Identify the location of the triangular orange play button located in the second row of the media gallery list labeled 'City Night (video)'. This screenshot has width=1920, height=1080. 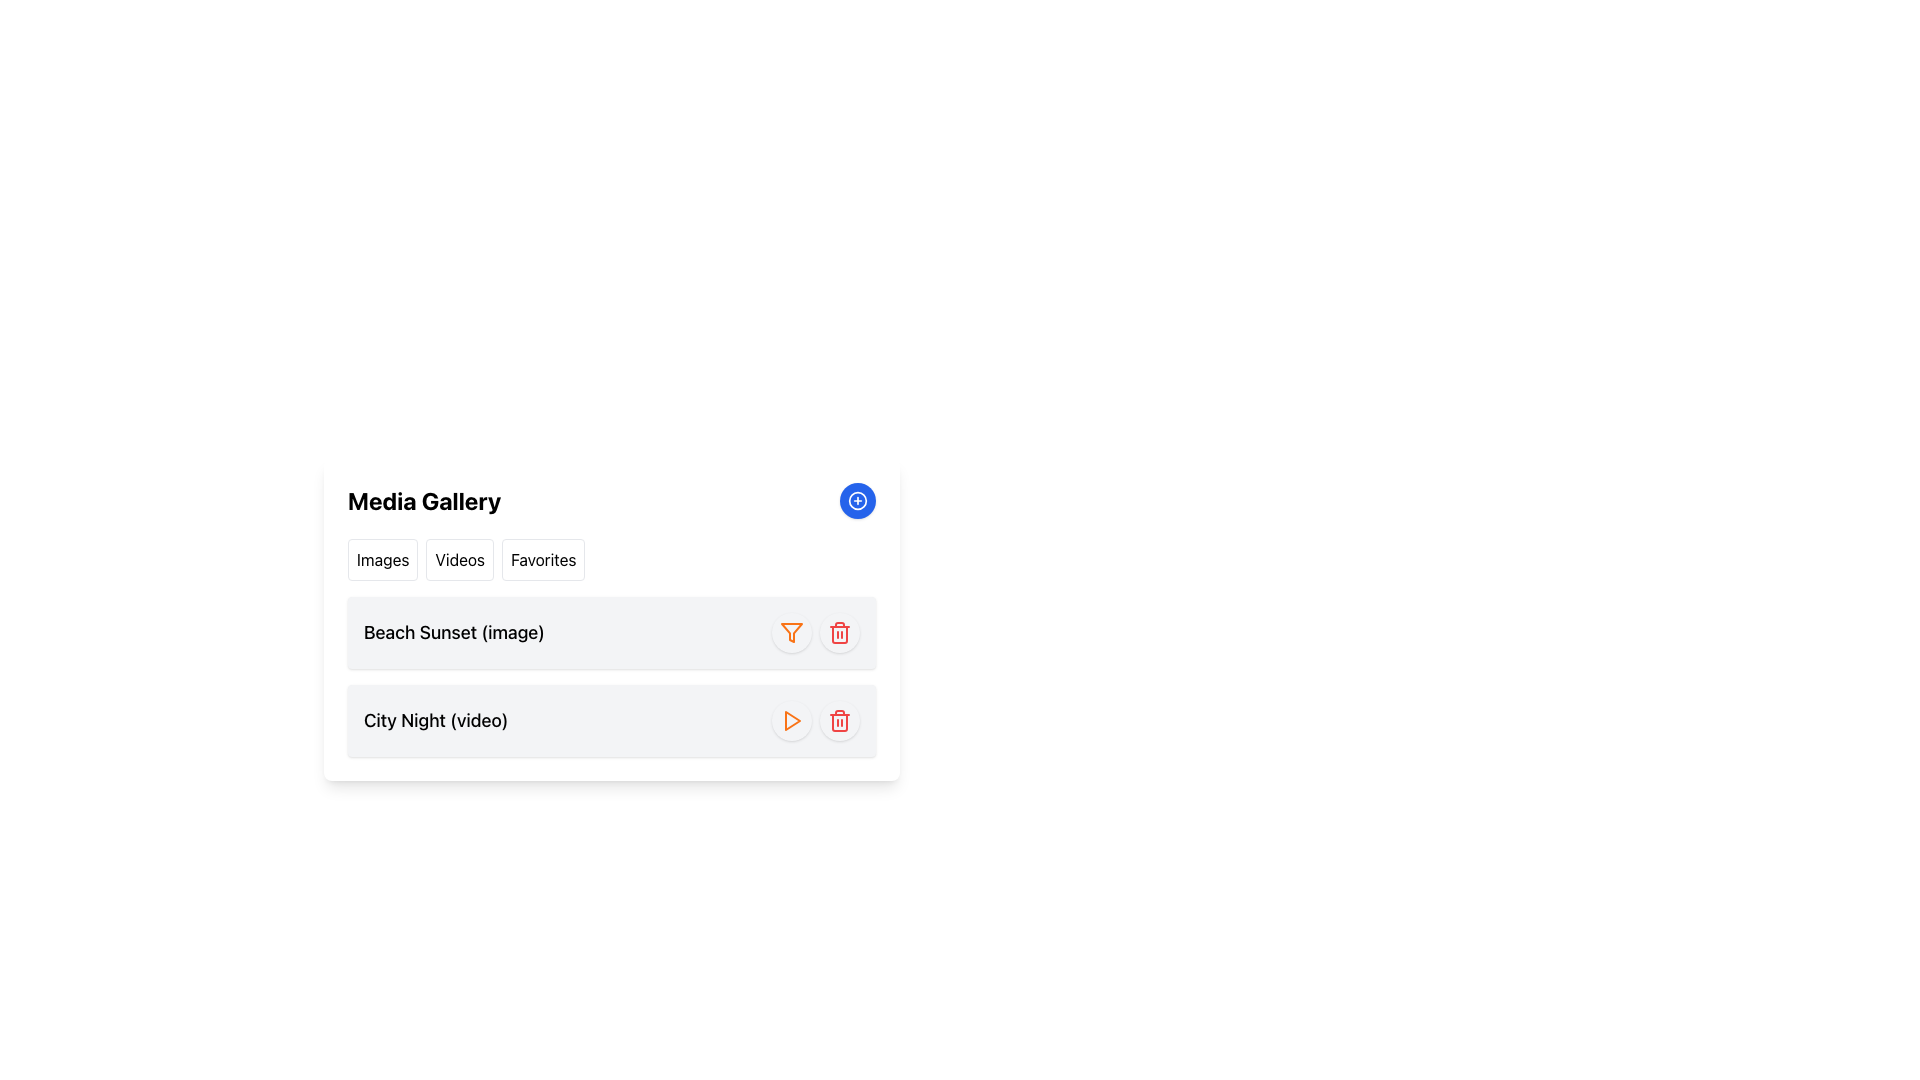
(791, 721).